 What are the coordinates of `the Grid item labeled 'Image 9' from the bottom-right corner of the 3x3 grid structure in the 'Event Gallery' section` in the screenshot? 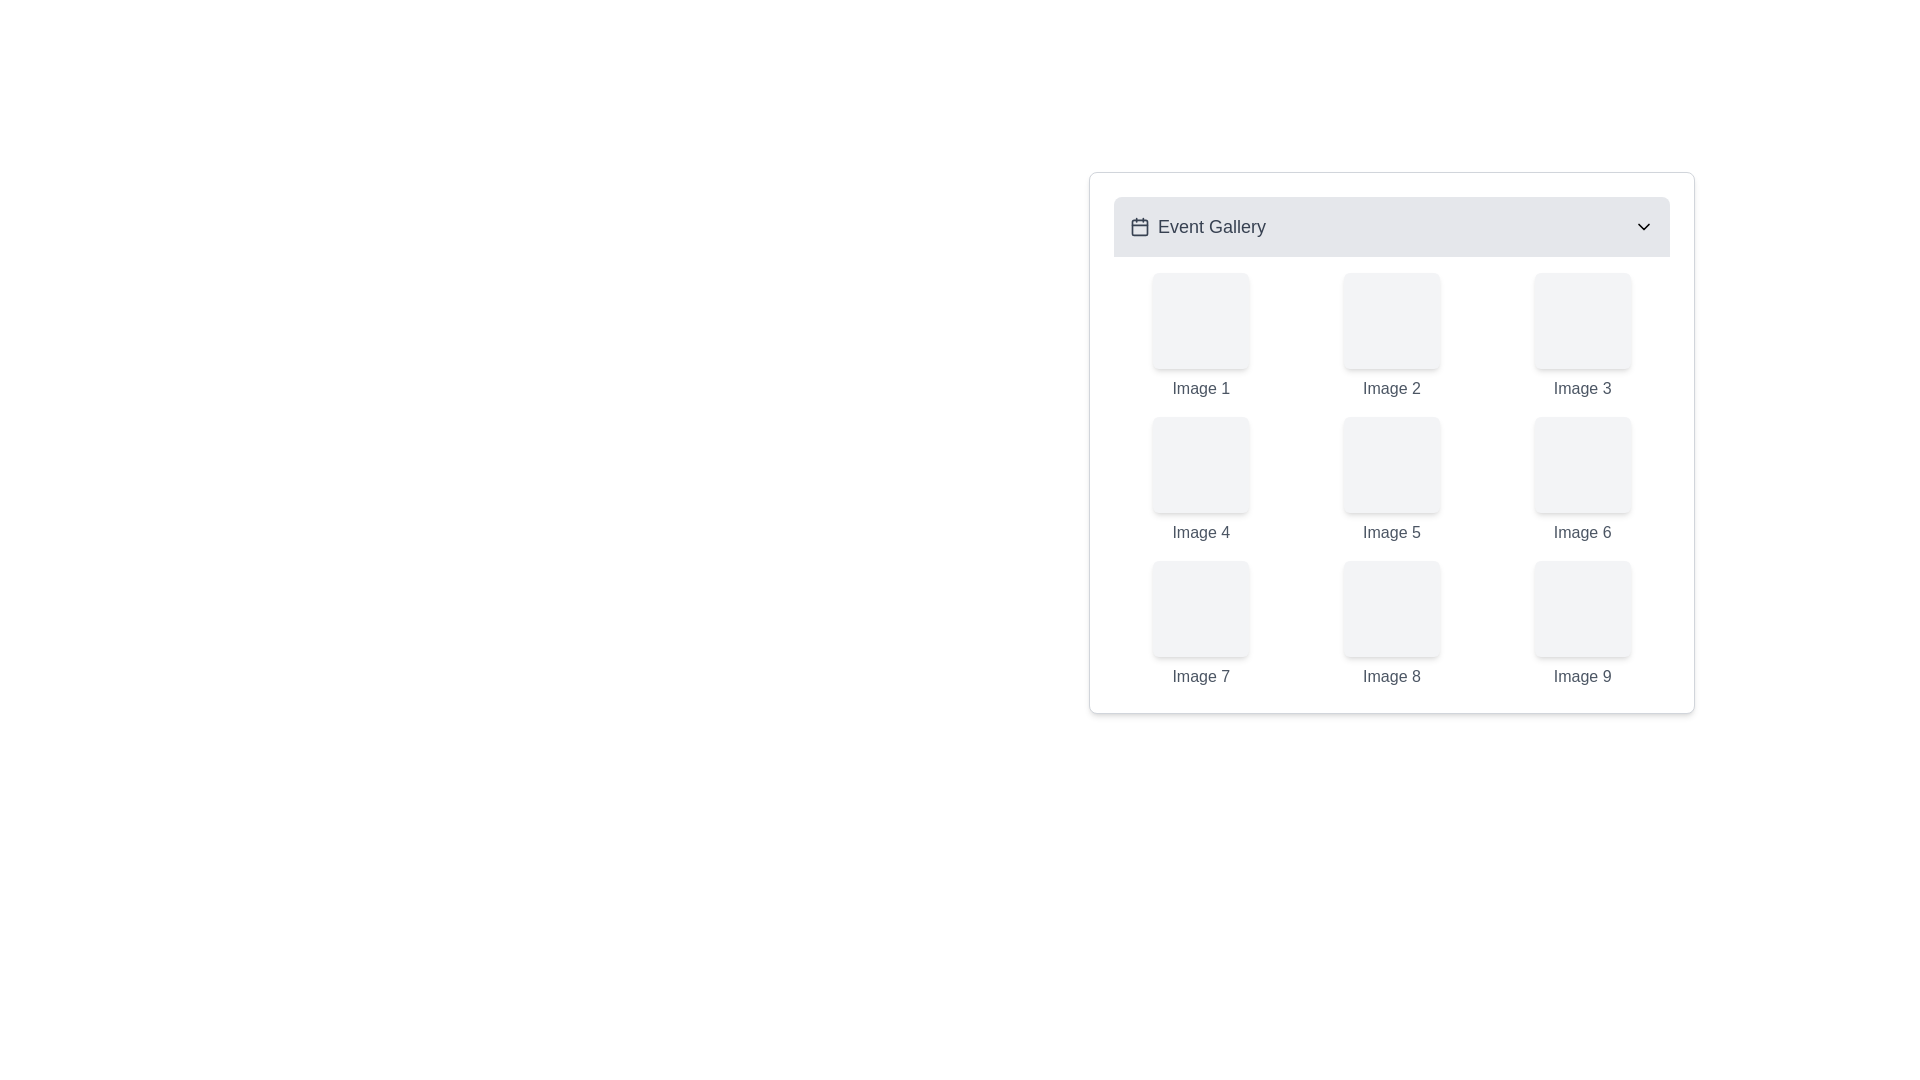 It's located at (1581, 623).